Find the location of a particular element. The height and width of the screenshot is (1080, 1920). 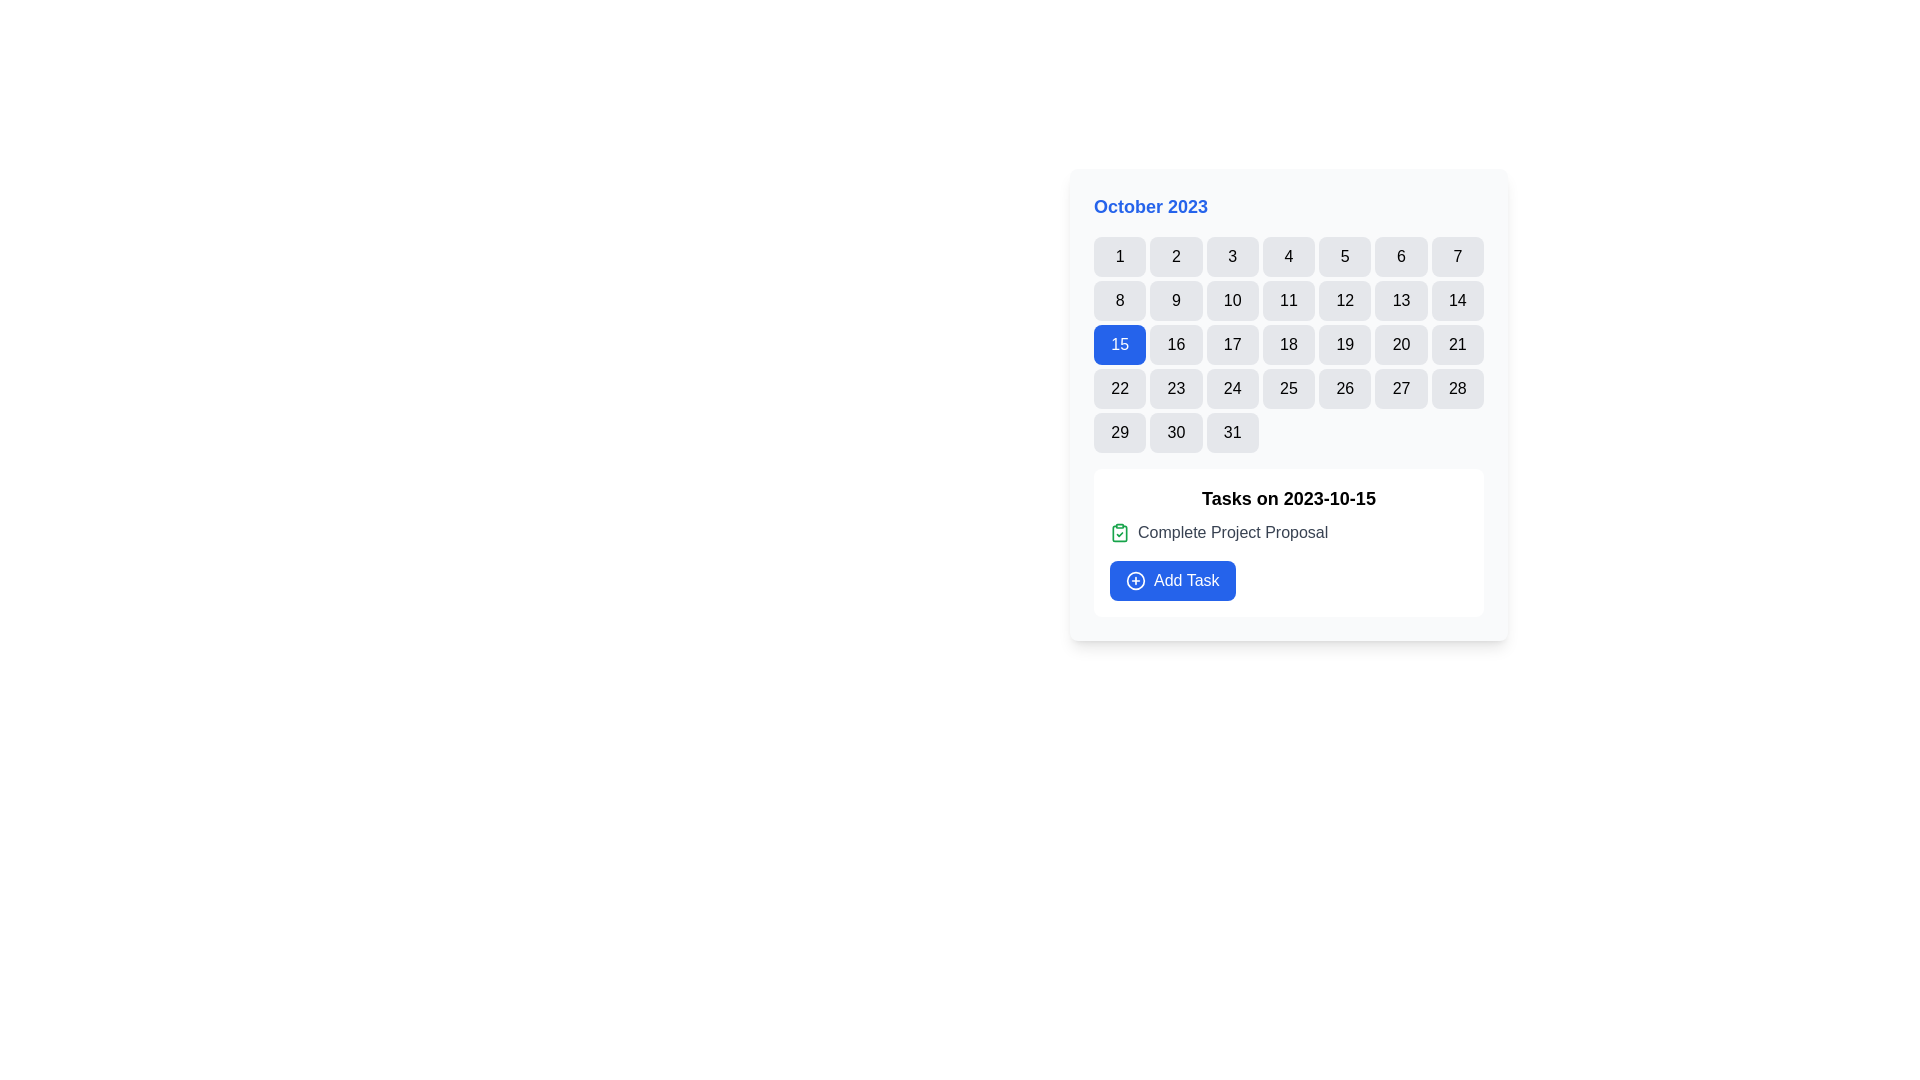

the button representing the seventh day of the month in the calendar interface is located at coordinates (1457, 256).